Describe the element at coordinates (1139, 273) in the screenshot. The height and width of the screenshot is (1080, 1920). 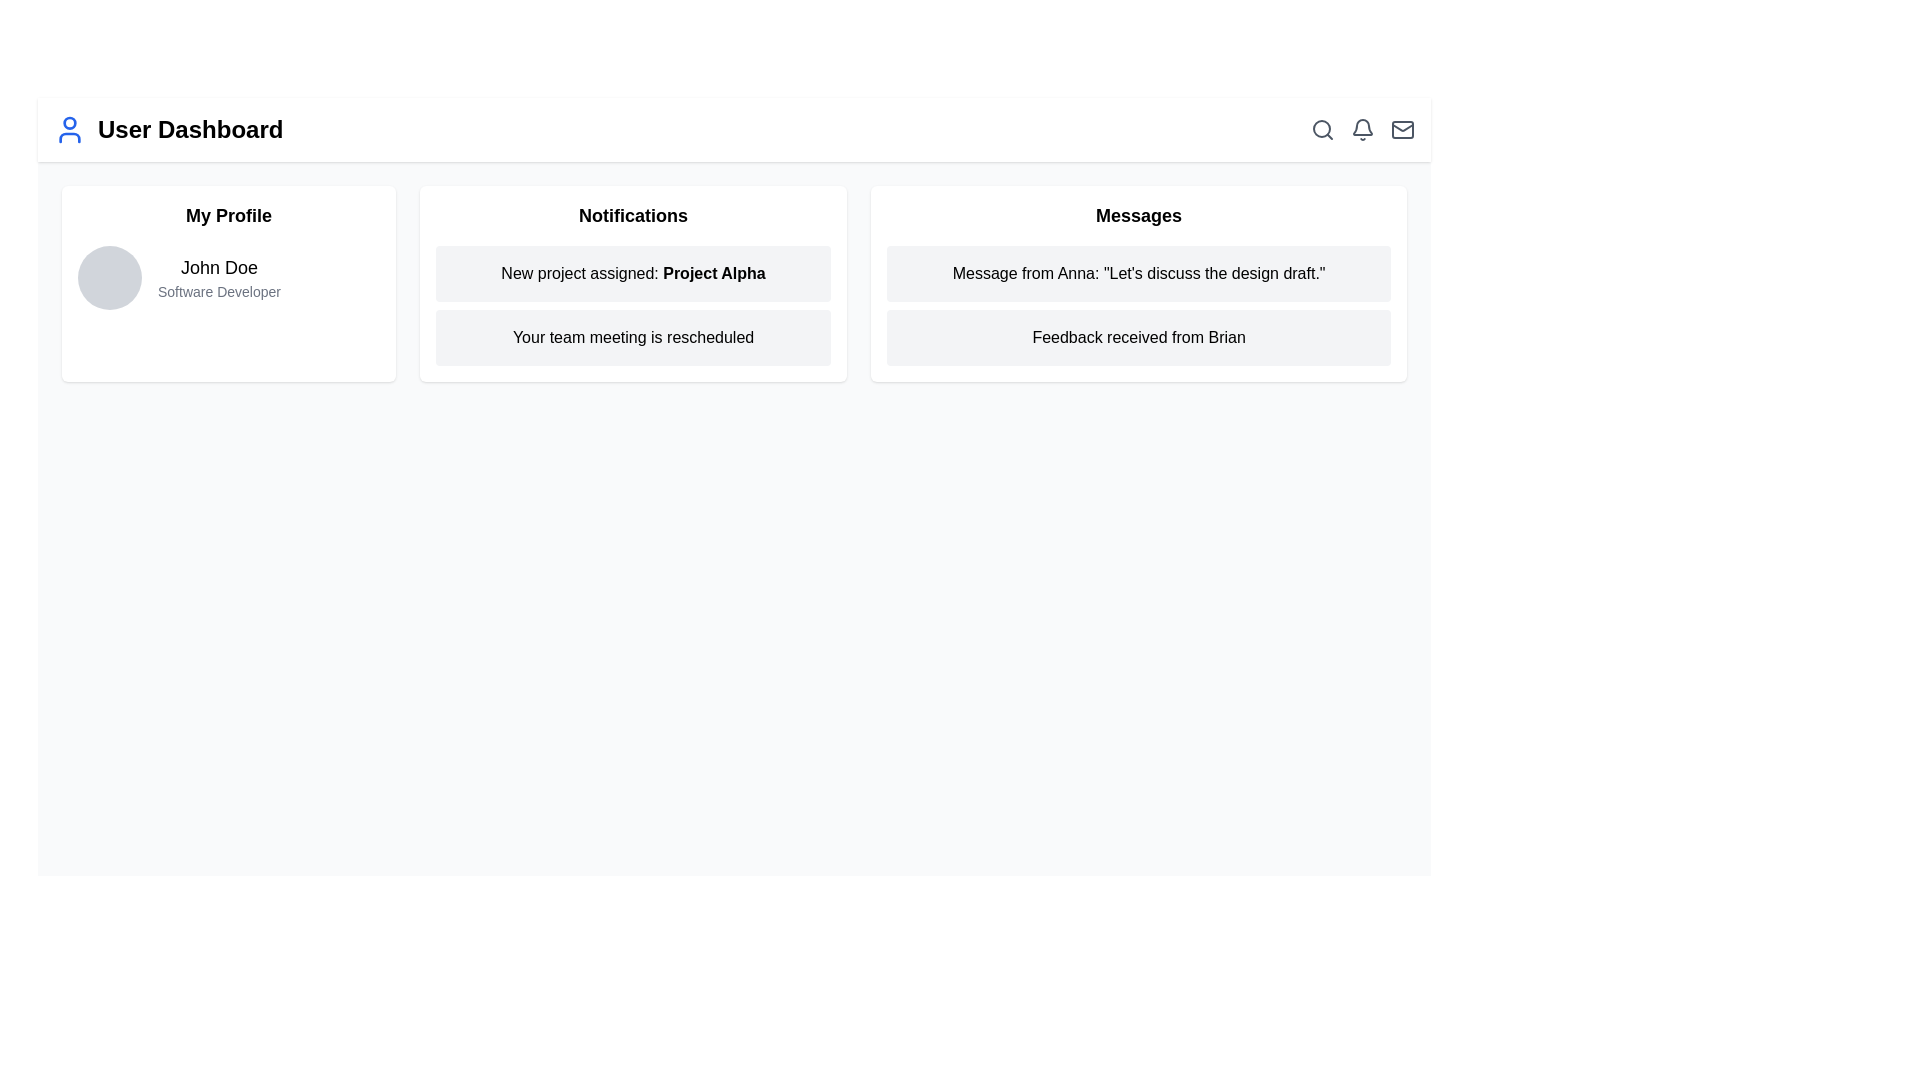
I see `the notification box displaying 'Message from Anna: "Let's discuss the design draft."' in the Messages section` at that location.